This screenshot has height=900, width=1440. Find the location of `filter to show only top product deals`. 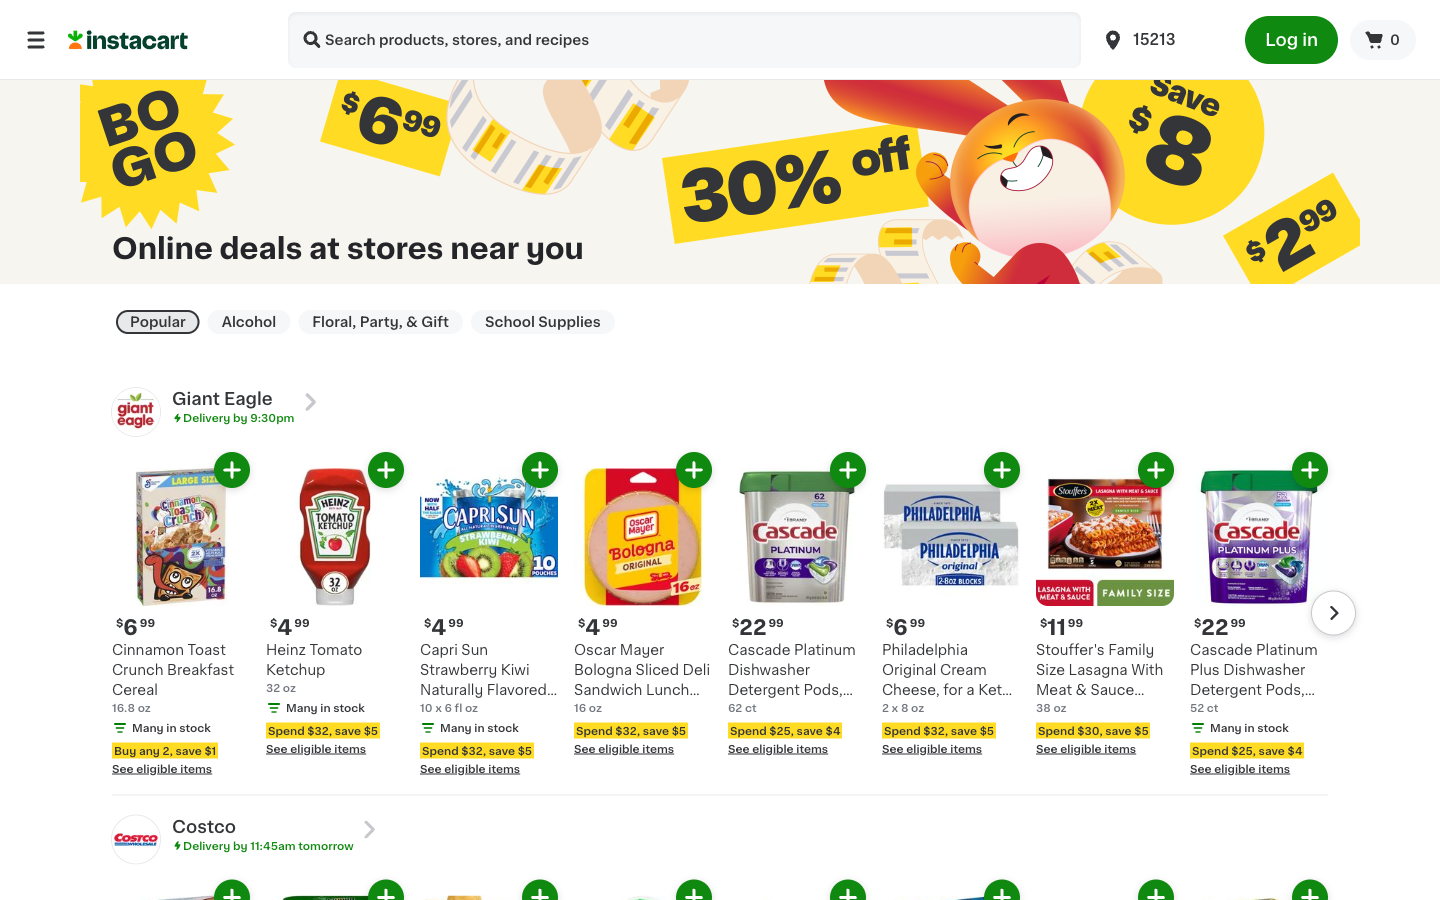

filter to show only top product deals is located at coordinates (156, 321).